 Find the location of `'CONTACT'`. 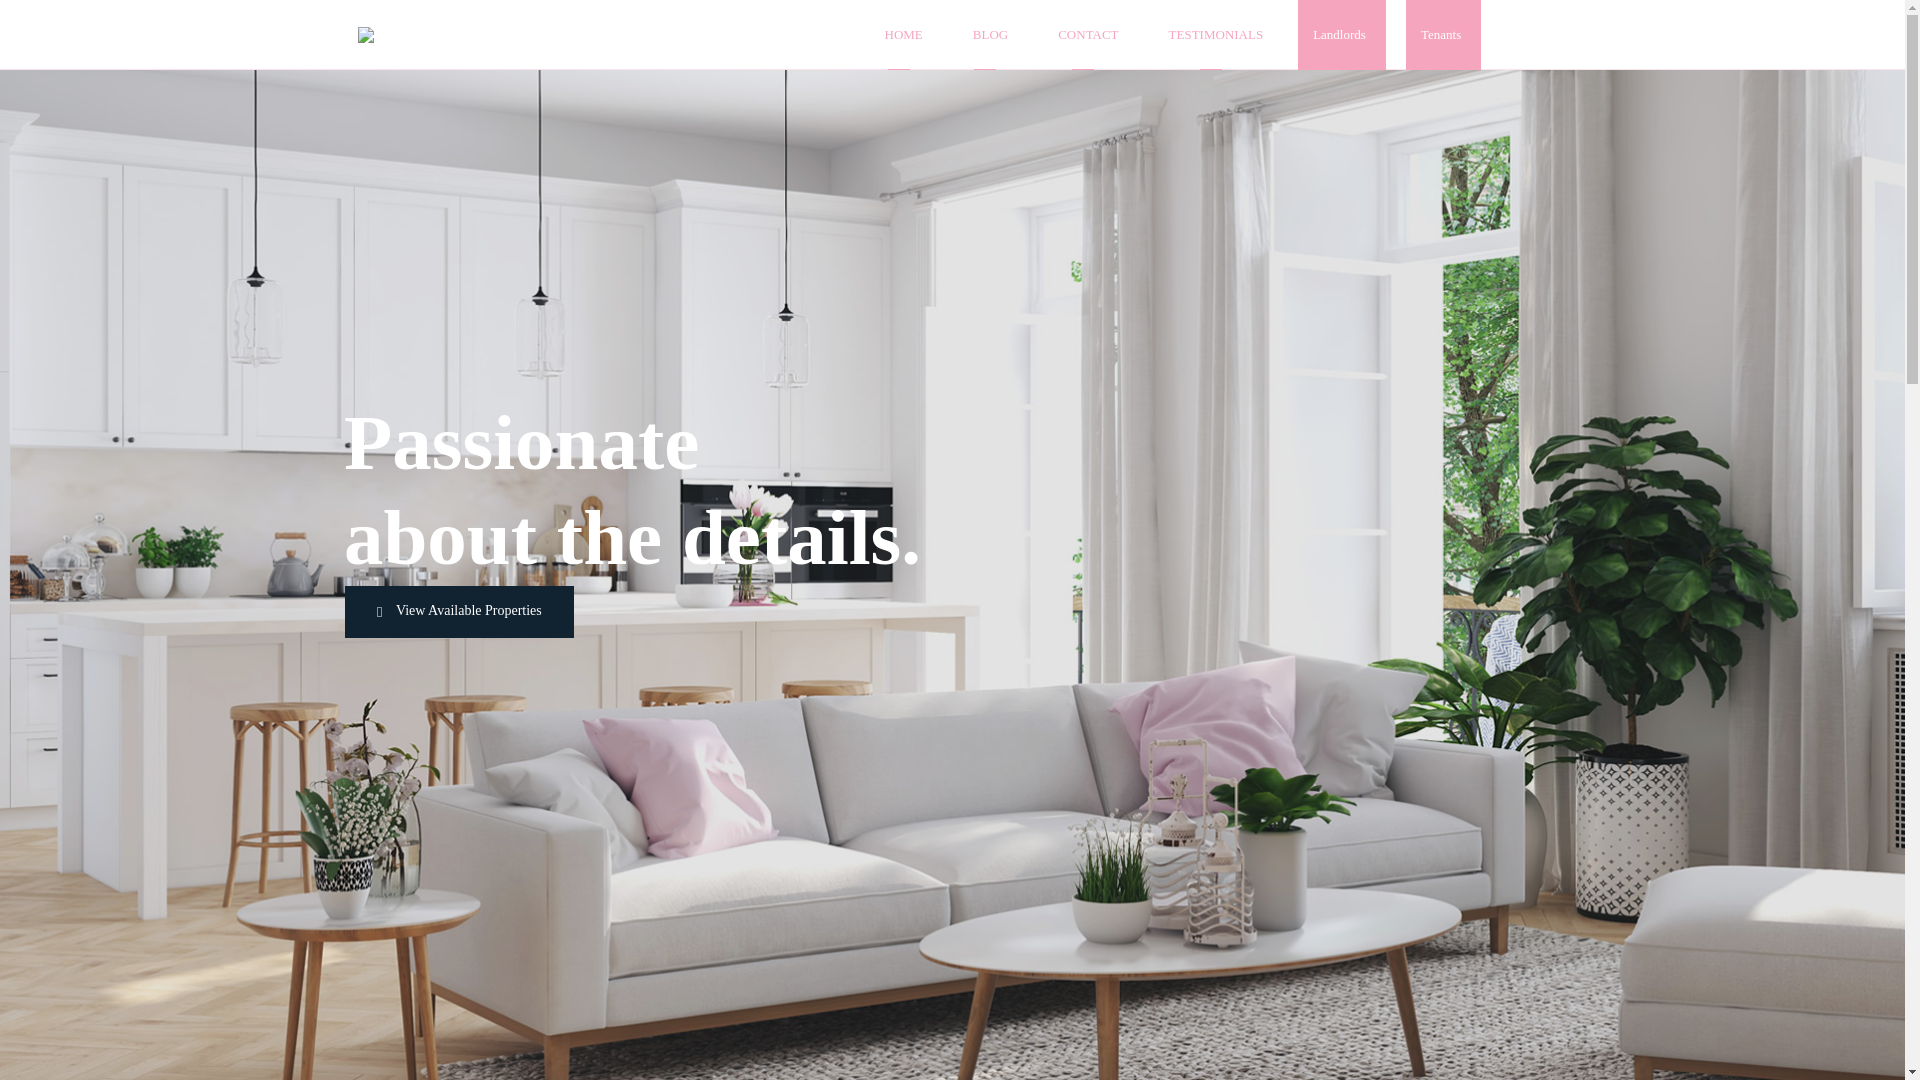

'CONTACT' is located at coordinates (1087, 34).